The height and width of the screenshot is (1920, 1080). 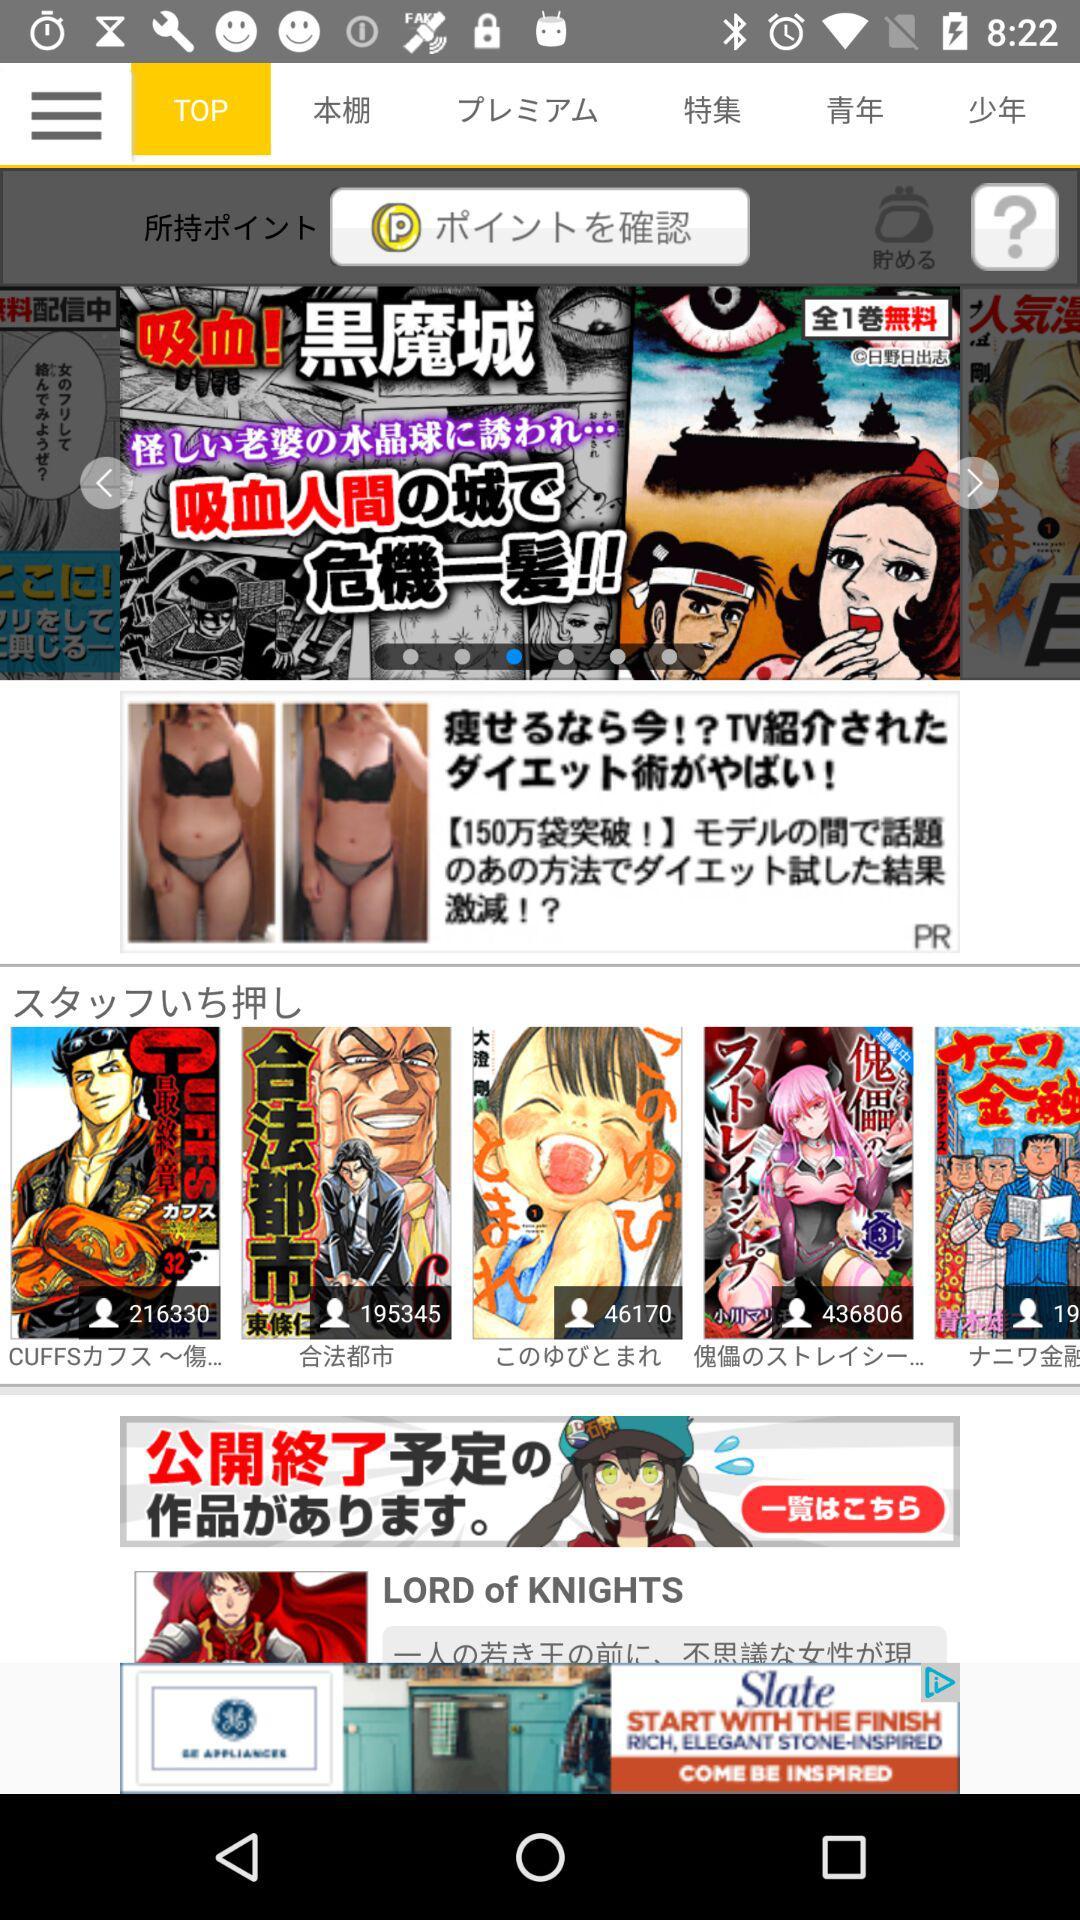 I want to click on the menu icon, so click(x=68, y=114).